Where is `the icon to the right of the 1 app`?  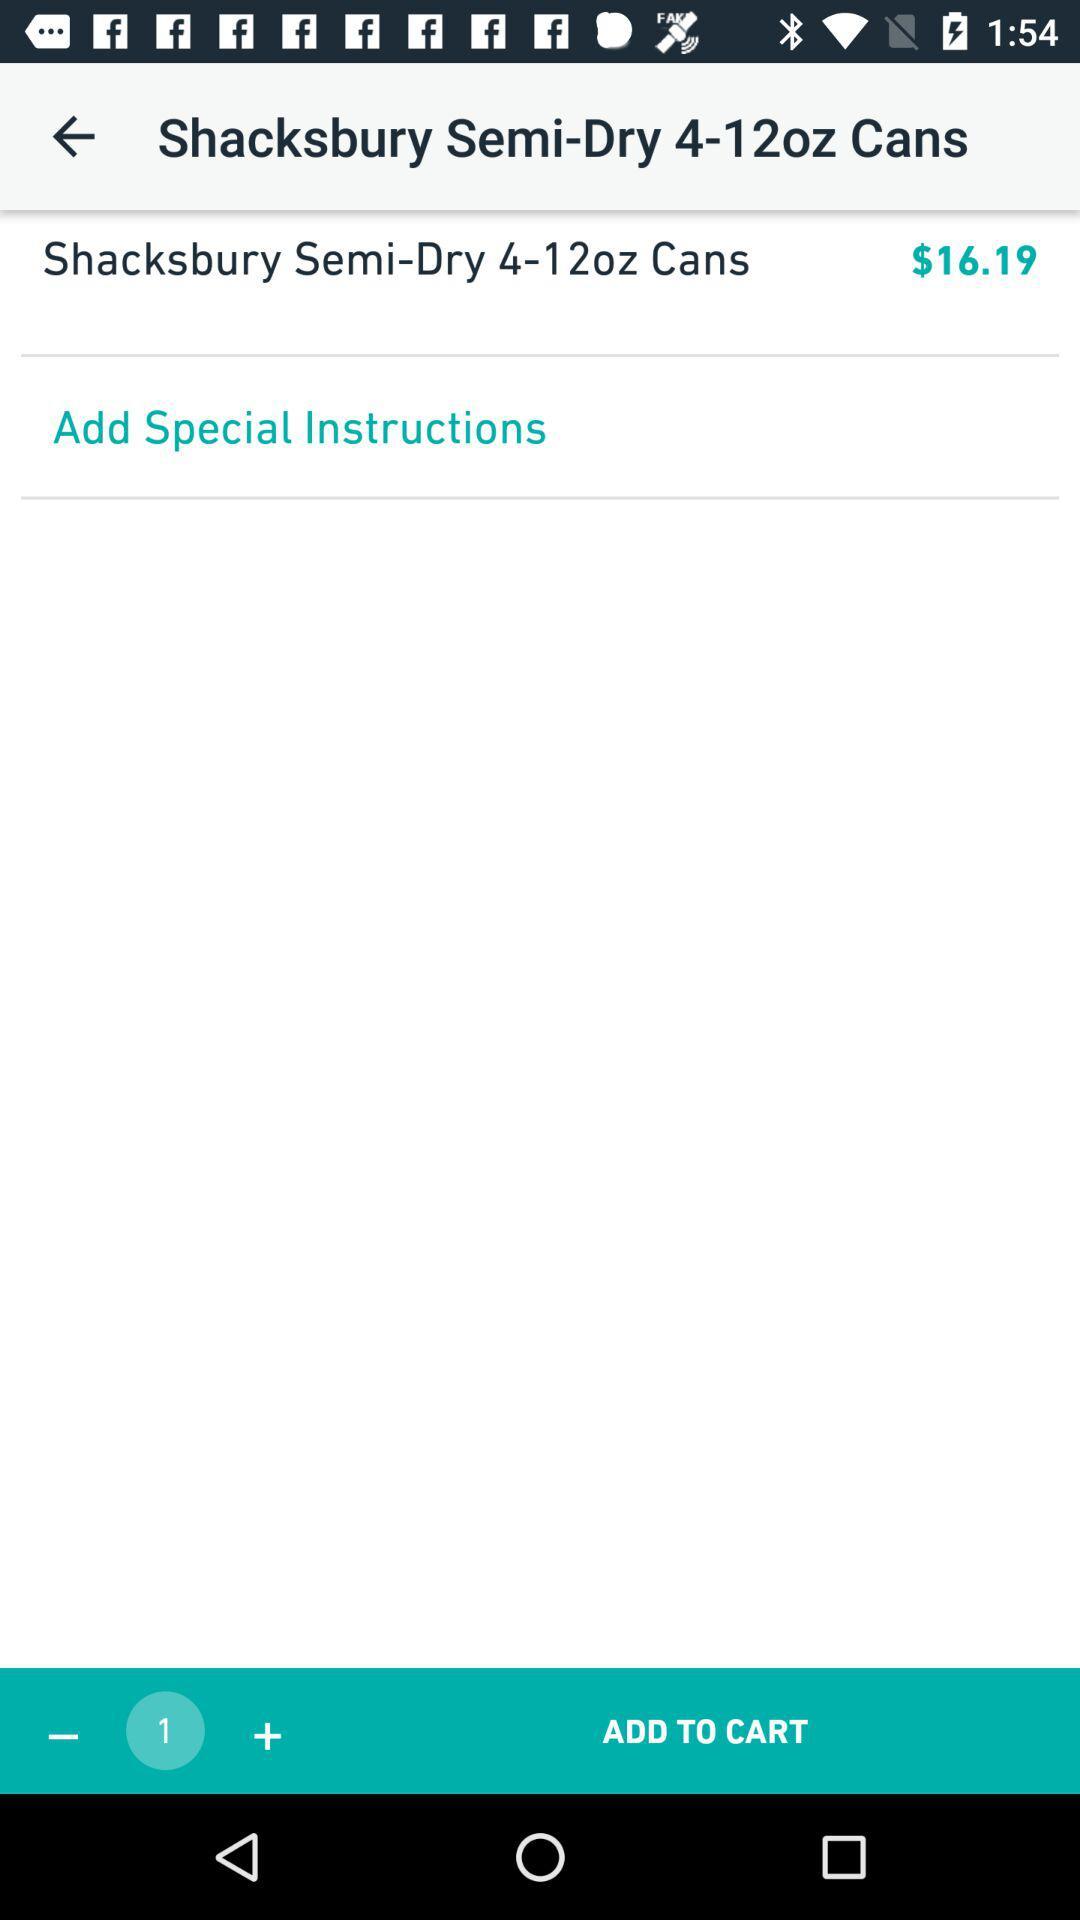 the icon to the right of the 1 app is located at coordinates (266, 1730).